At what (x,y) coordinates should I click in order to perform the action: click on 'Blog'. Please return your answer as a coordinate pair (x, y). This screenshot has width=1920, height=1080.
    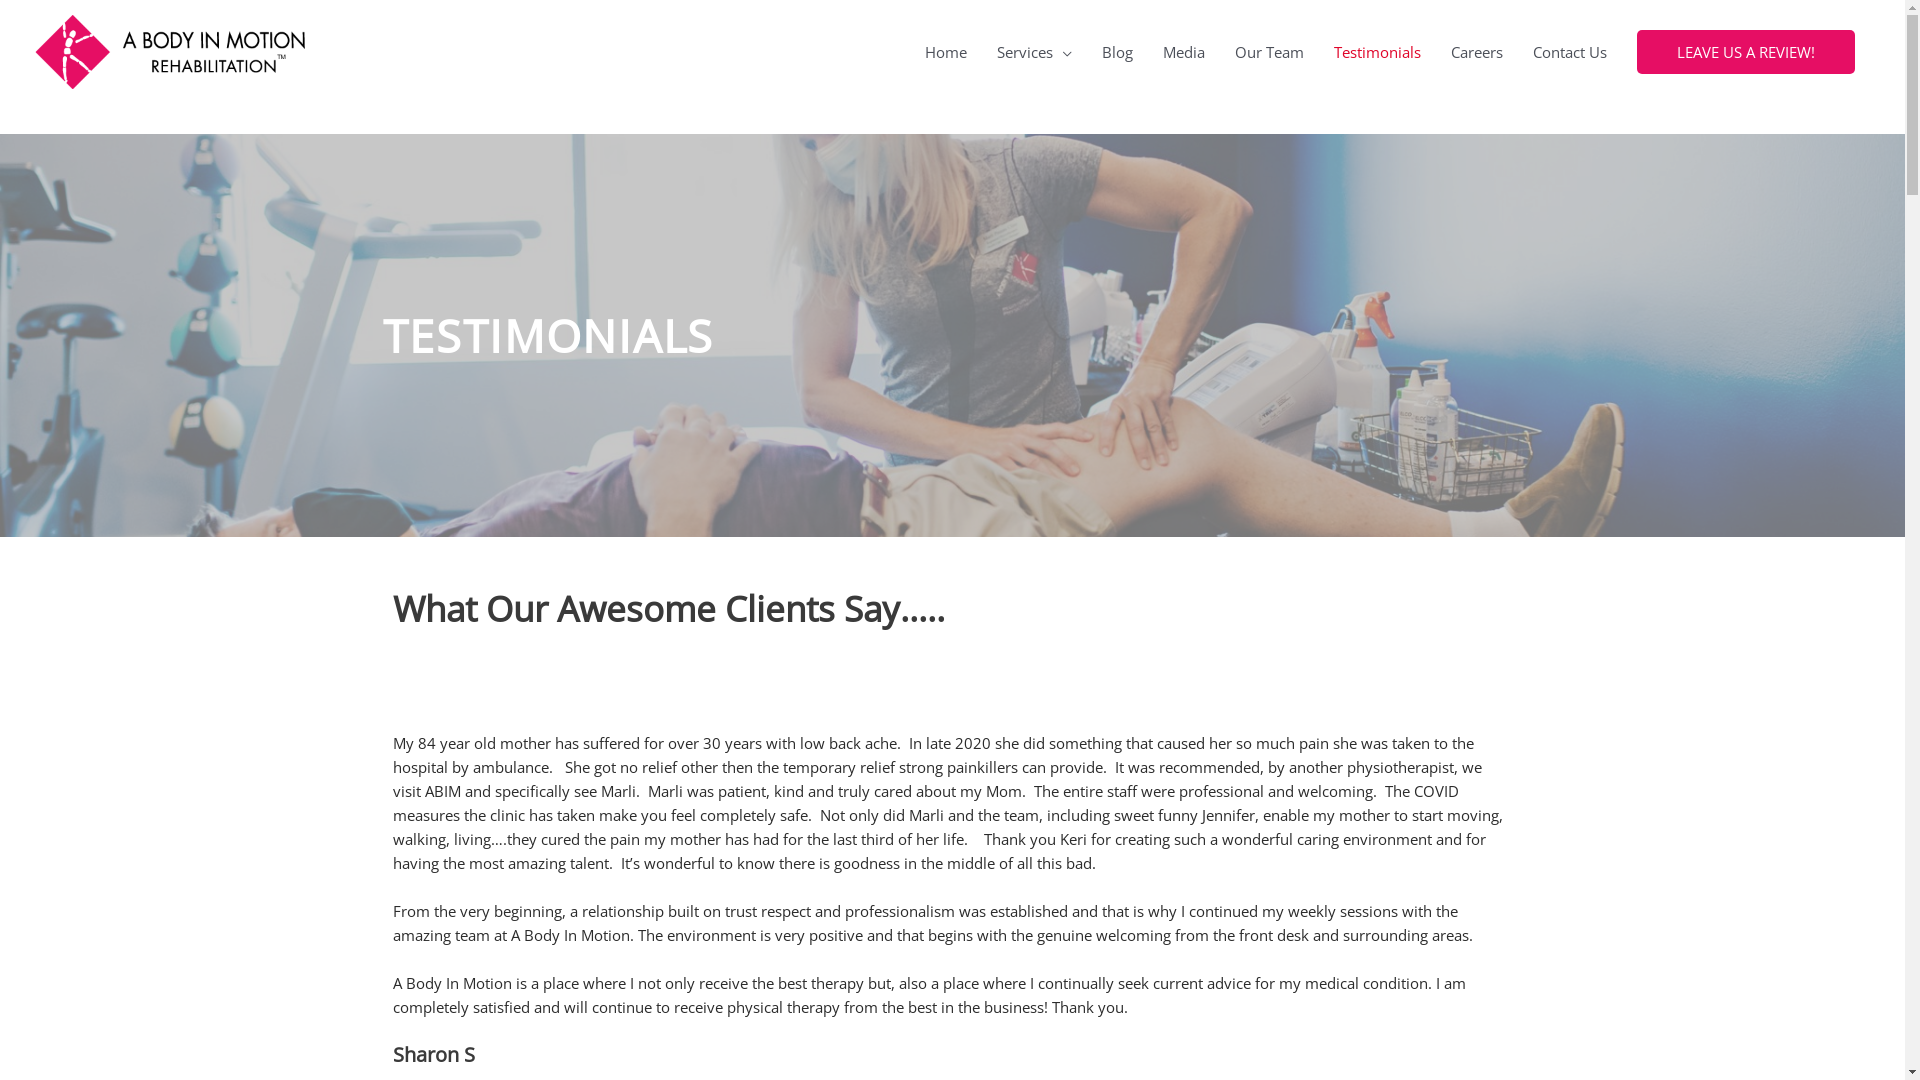
    Looking at the image, I should click on (1085, 50).